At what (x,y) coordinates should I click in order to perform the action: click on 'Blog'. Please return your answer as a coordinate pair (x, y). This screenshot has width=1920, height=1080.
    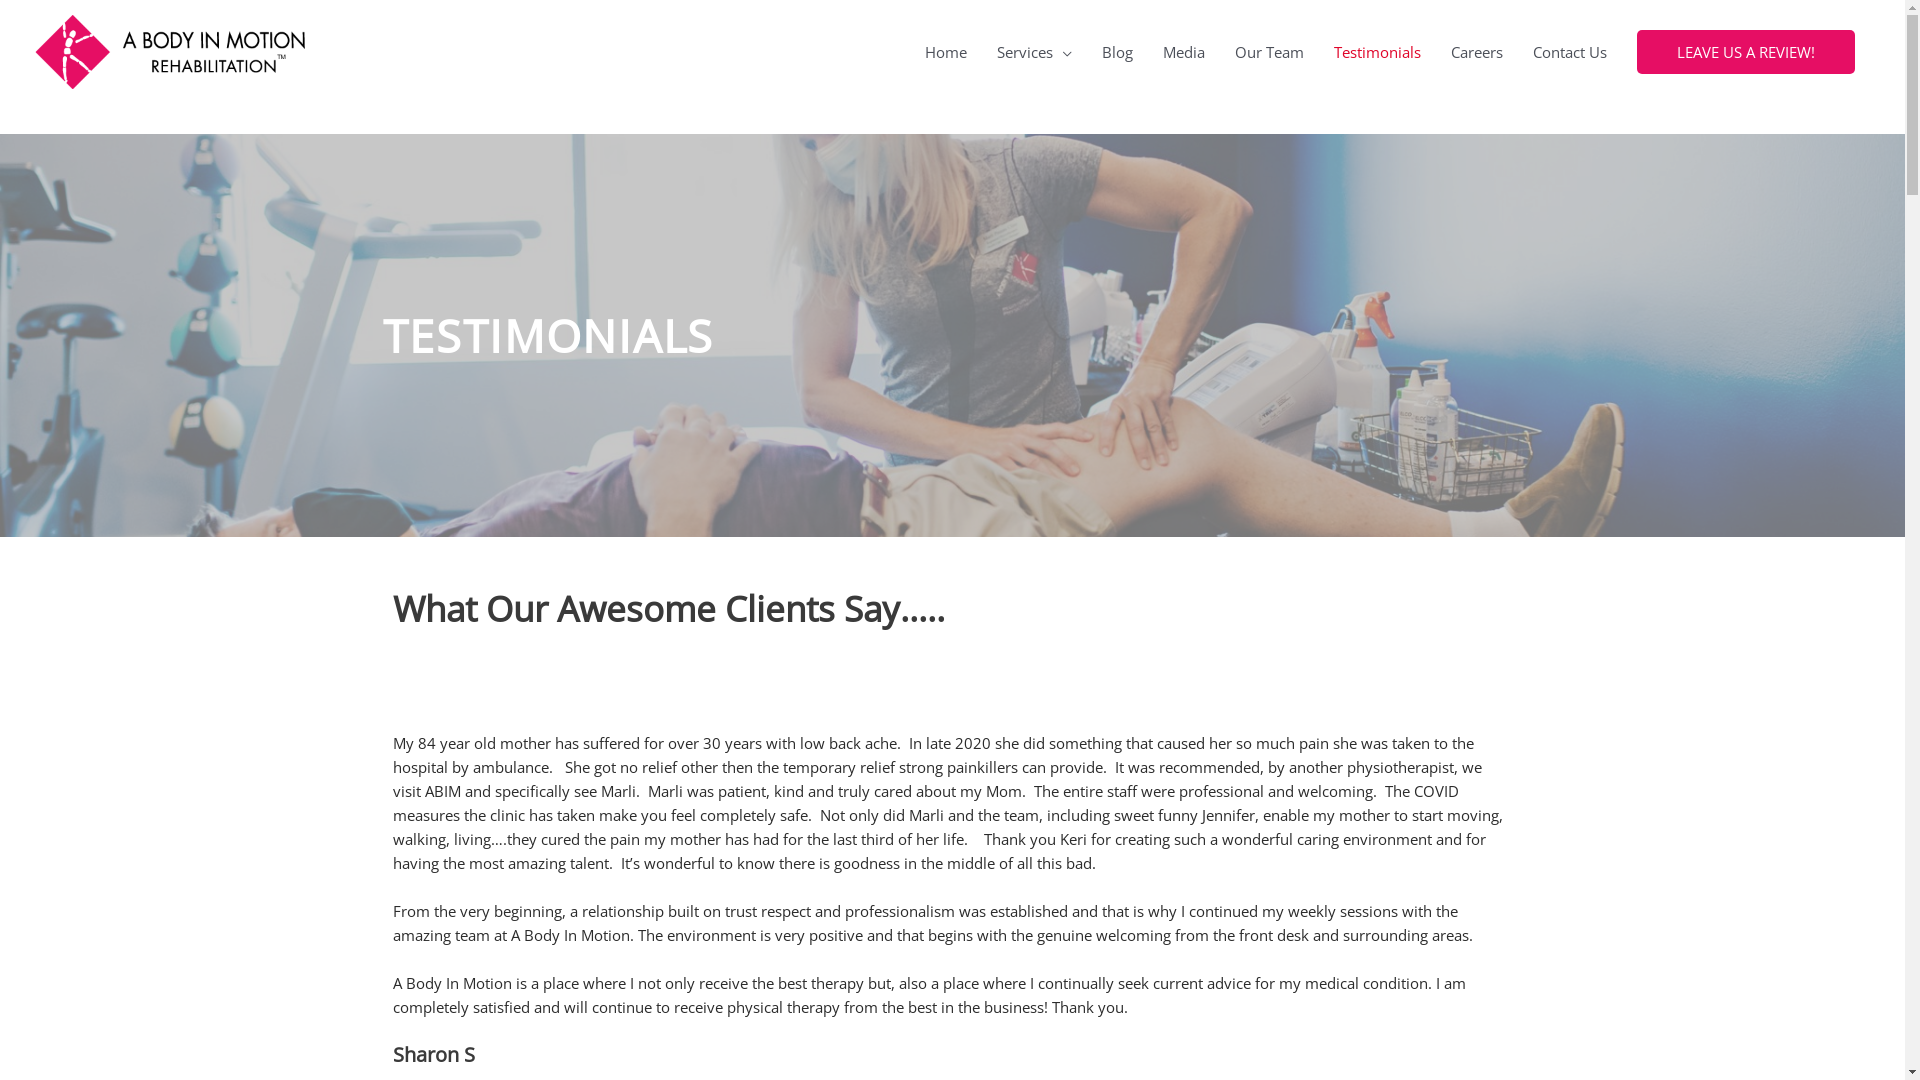
    Looking at the image, I should click on (1085, 50).